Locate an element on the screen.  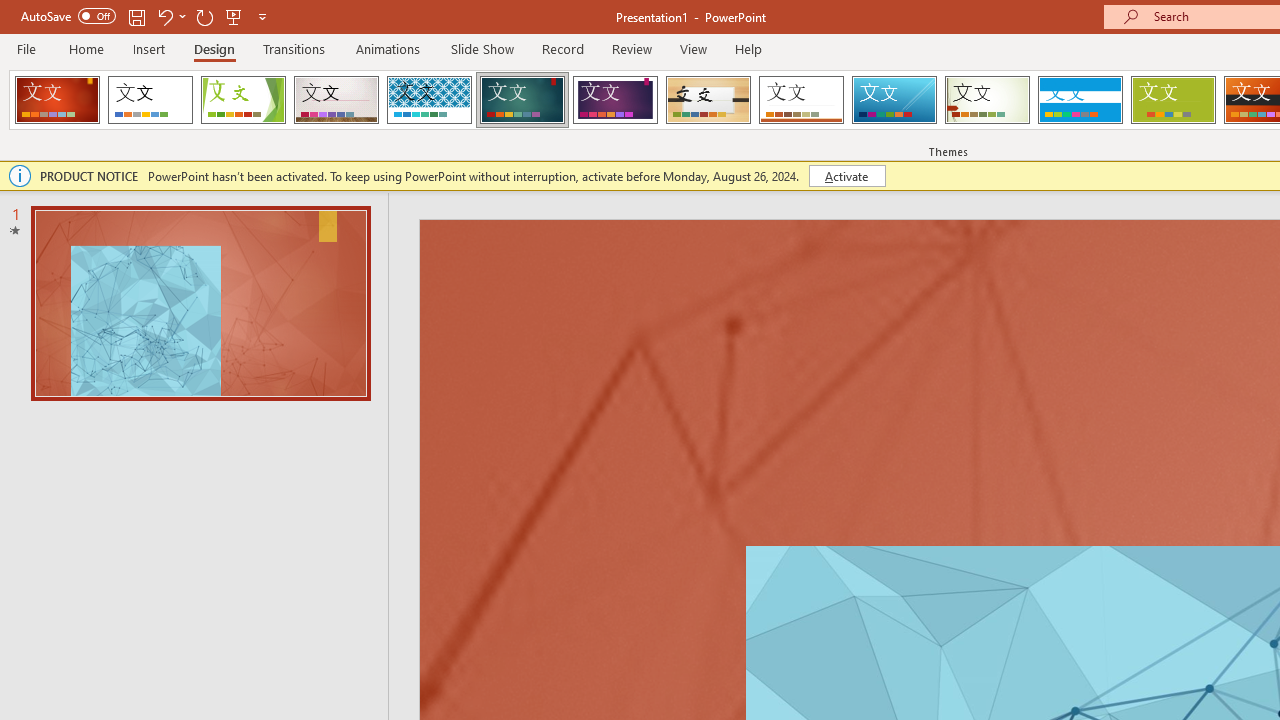
'Facet' is located at coordinates (242, 100).